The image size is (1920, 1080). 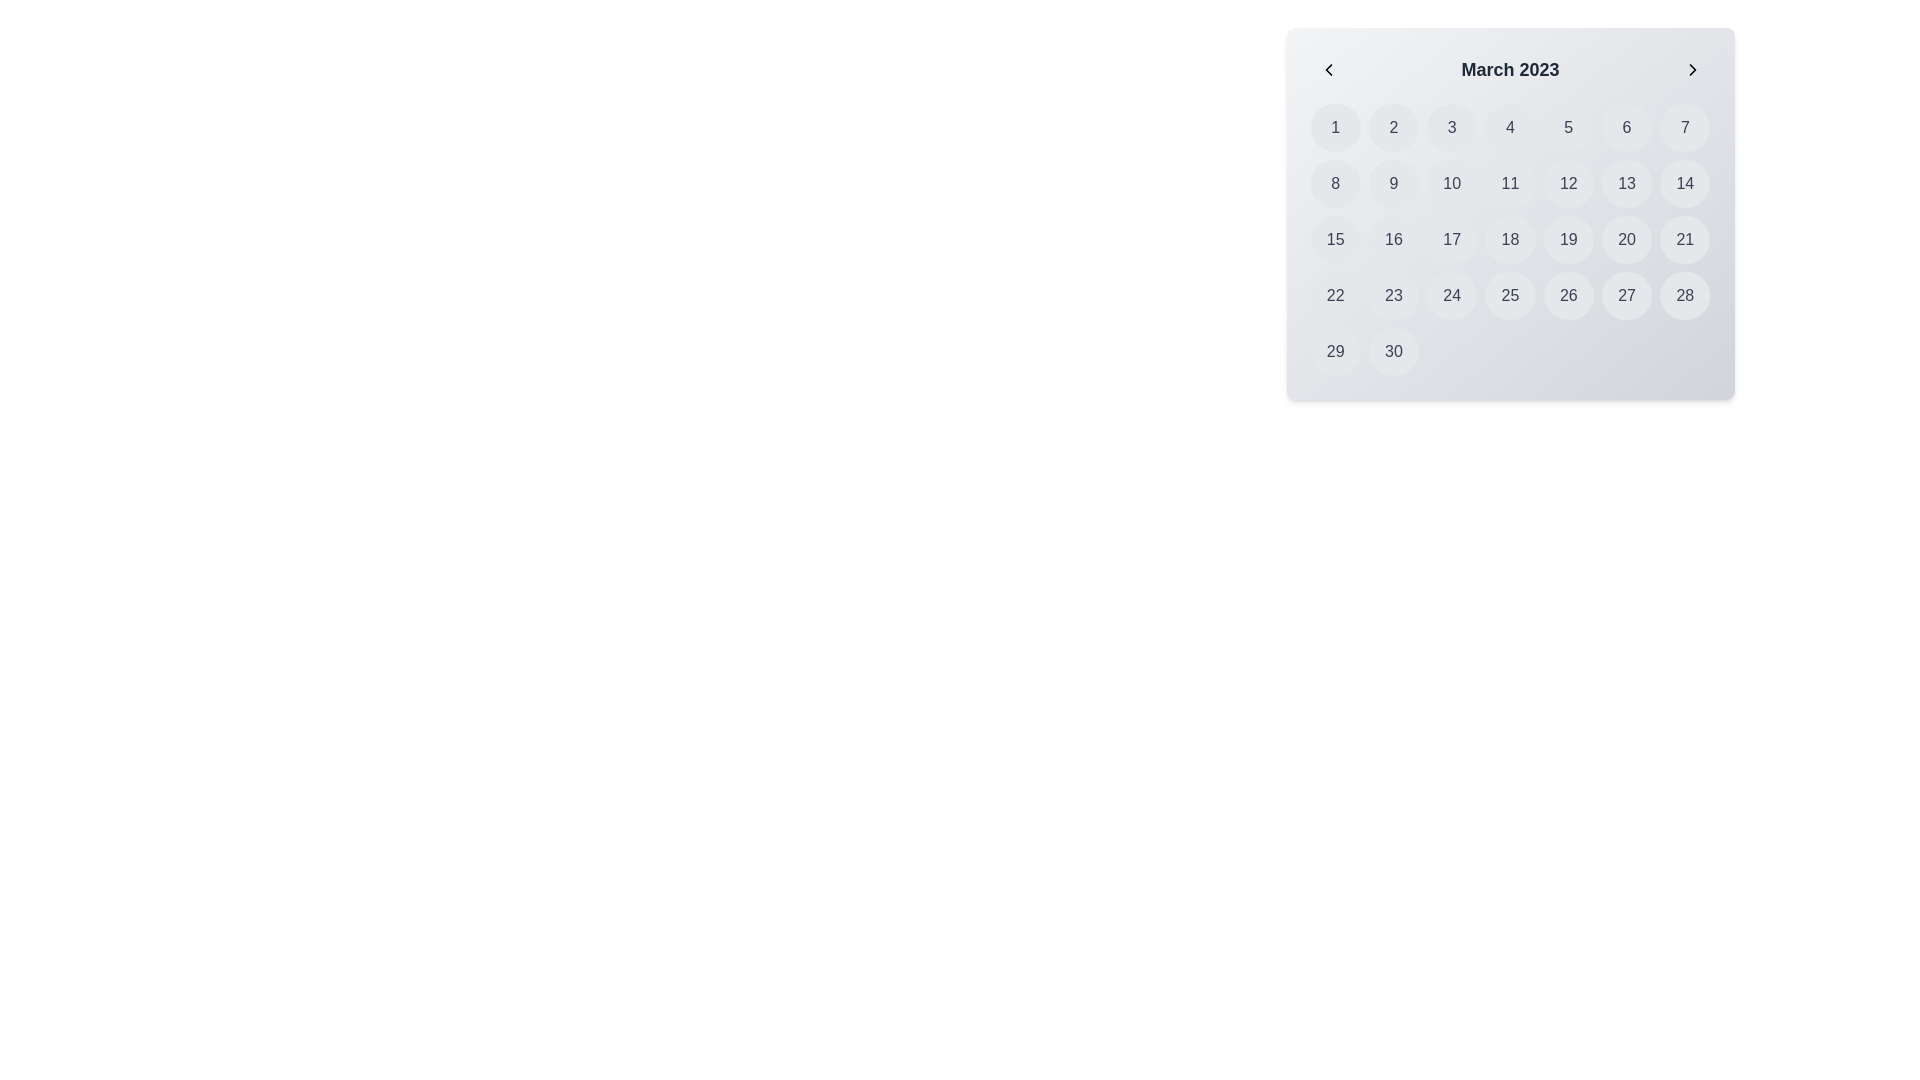 I want to click on the circular day cell labeled '28' in the calendar grid, so click(x=1684, y=296).